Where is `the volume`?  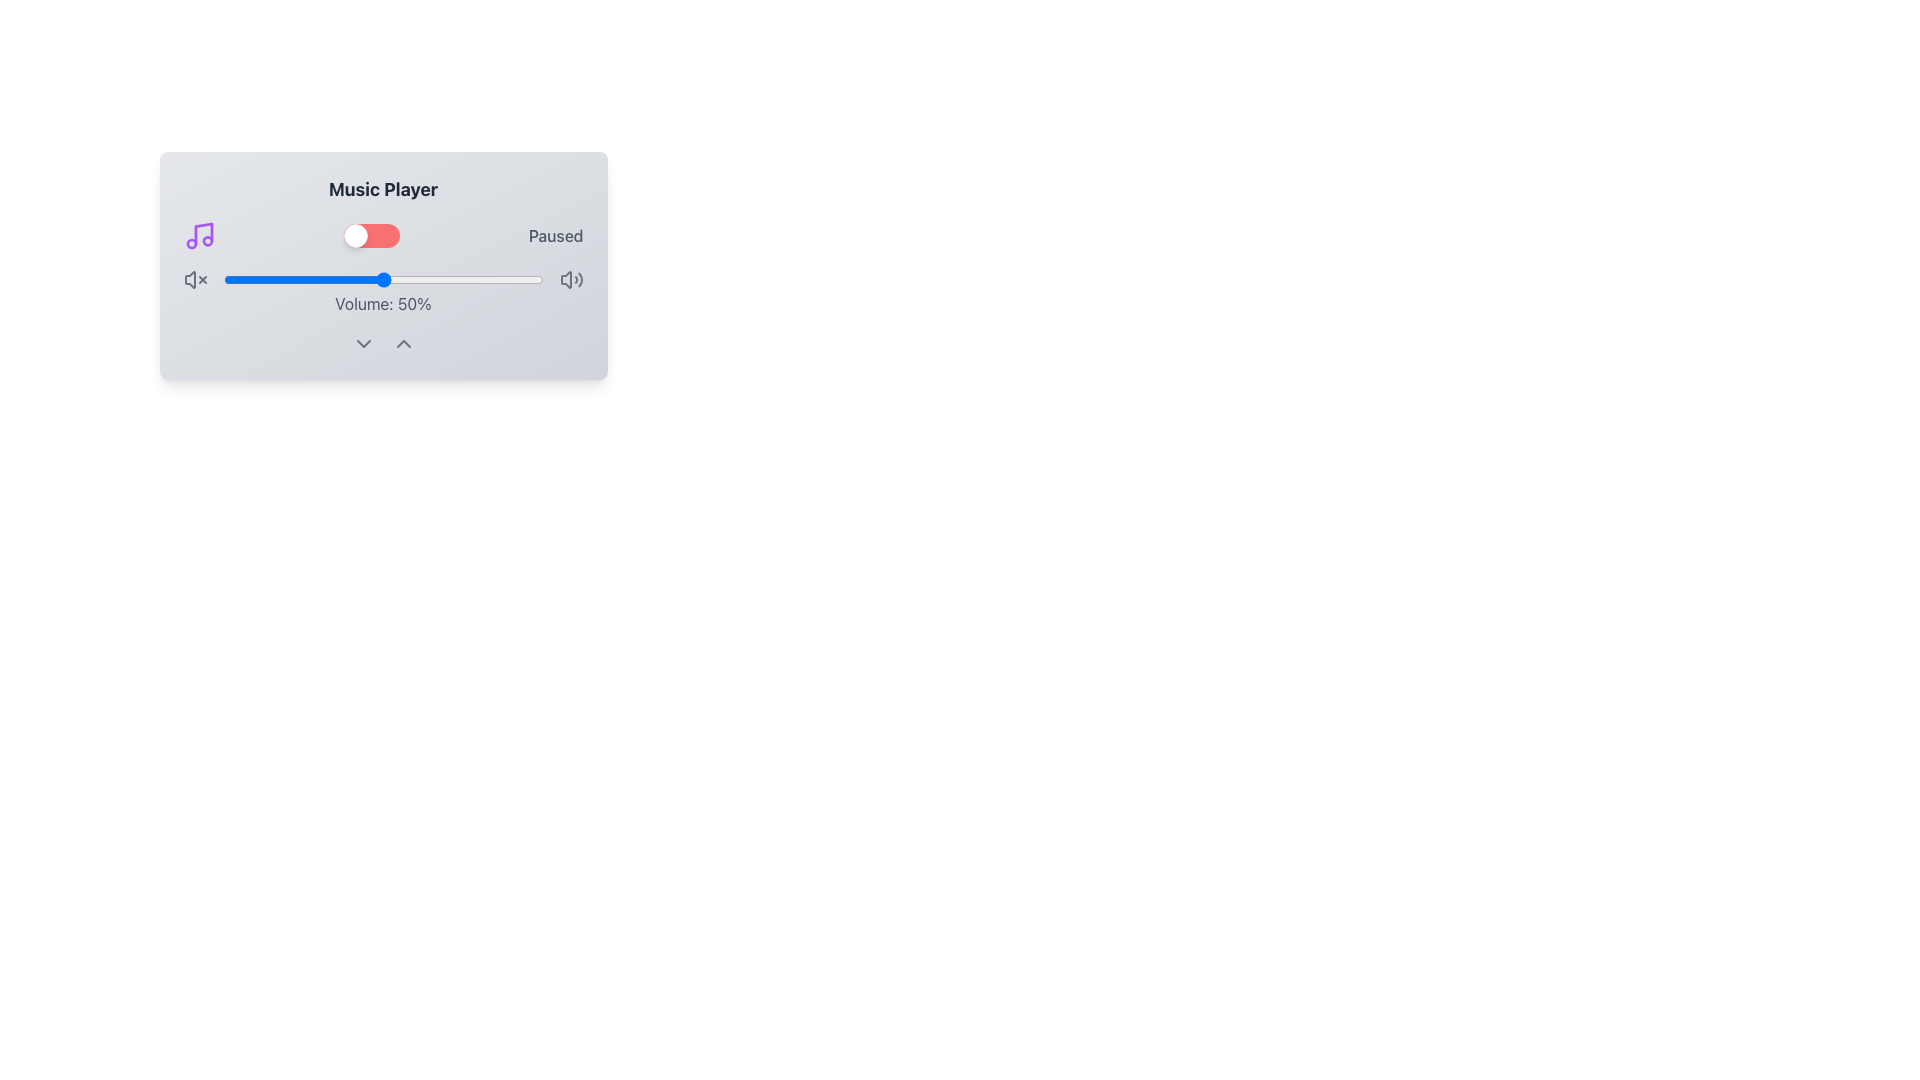
the volume is located at coordinates (489, 280).